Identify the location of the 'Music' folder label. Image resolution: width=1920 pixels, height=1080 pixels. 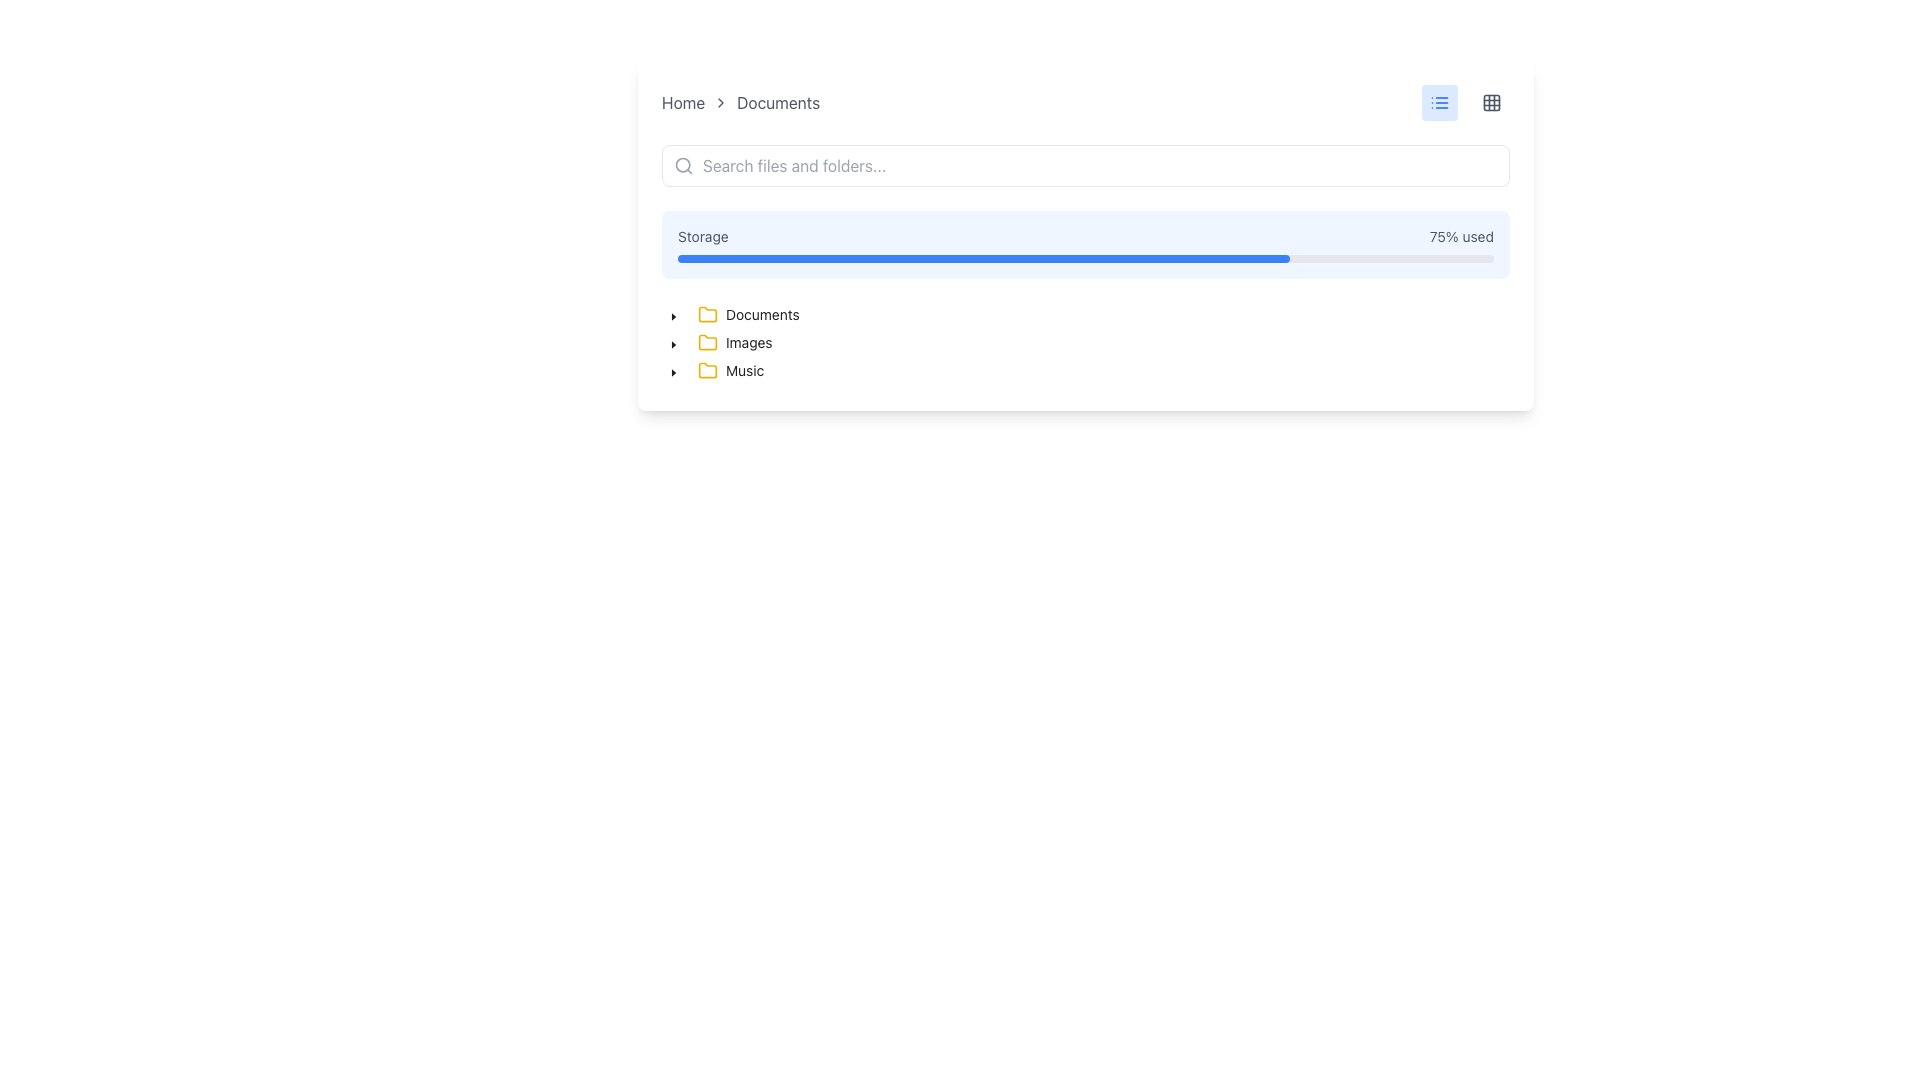
(716, 370).